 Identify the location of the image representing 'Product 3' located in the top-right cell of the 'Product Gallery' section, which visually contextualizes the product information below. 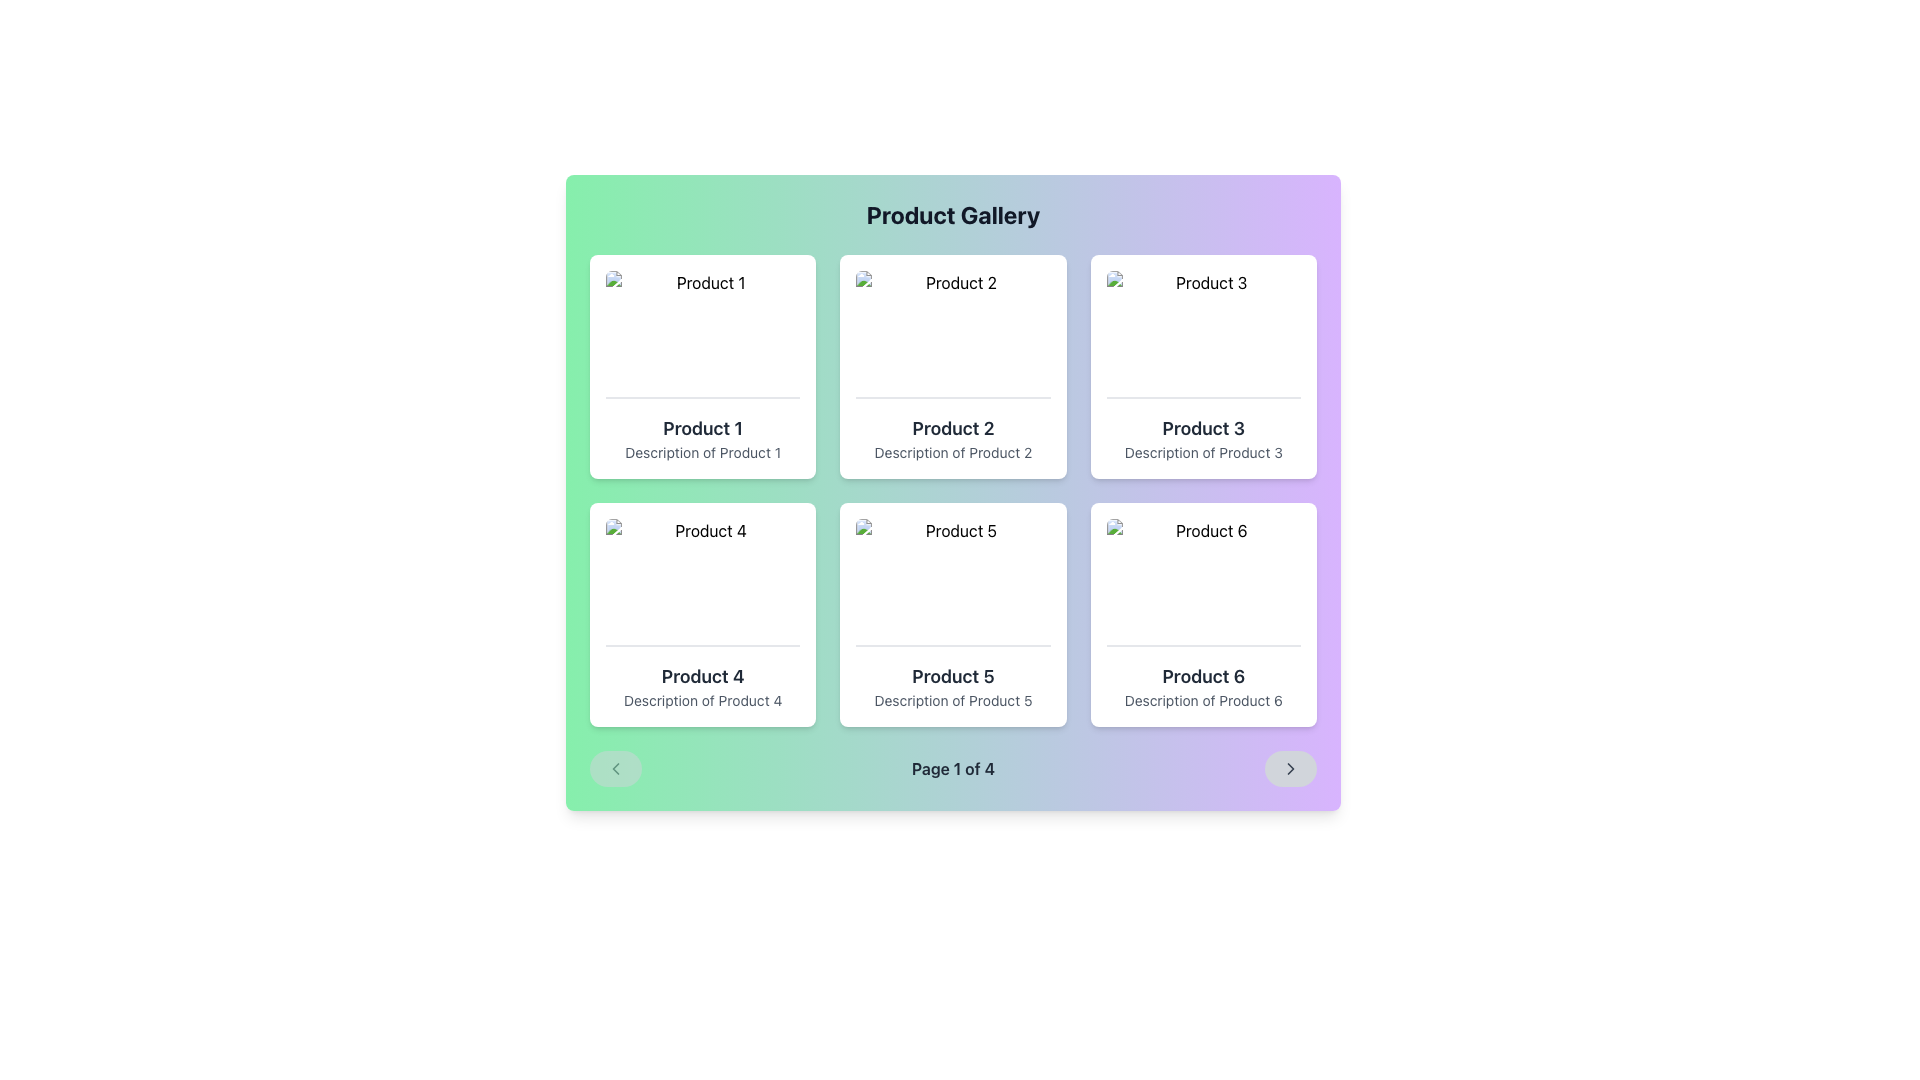
(1202, 334).